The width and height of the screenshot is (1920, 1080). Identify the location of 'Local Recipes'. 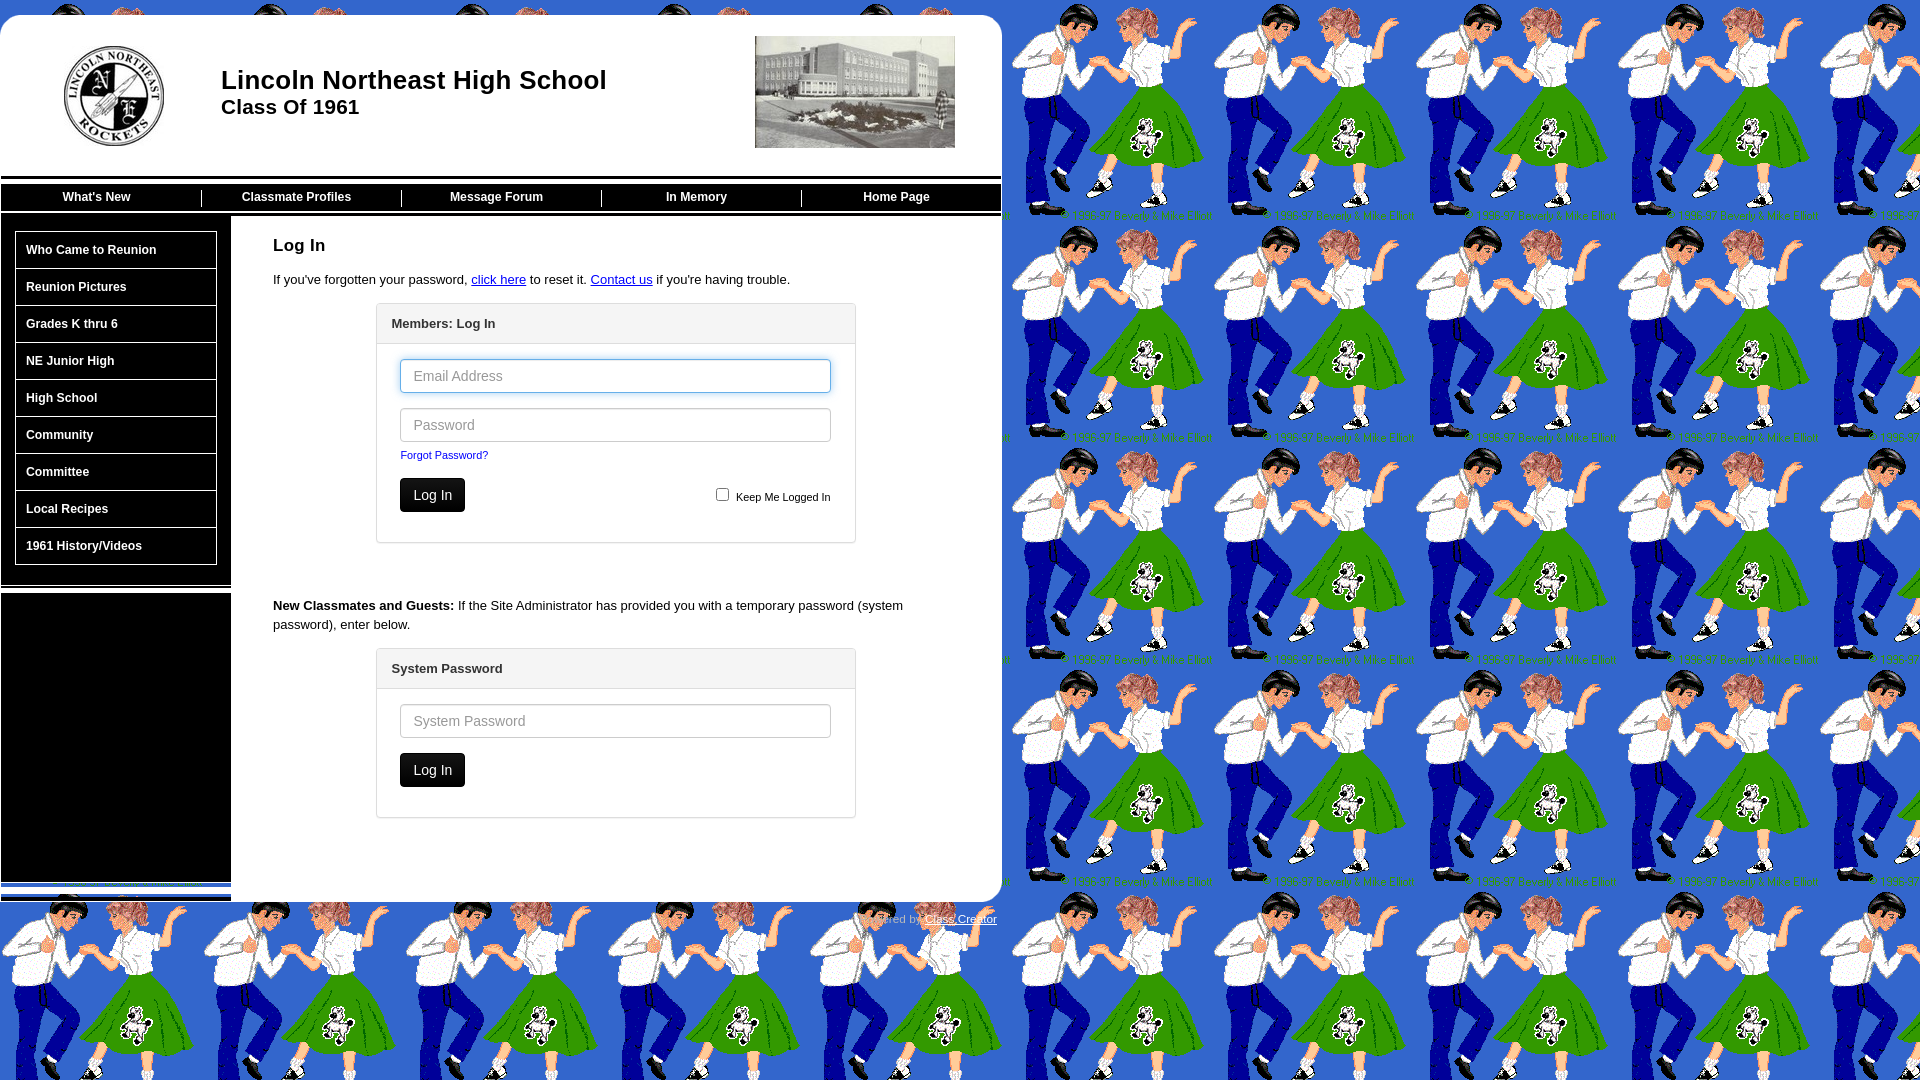
(114, 508).